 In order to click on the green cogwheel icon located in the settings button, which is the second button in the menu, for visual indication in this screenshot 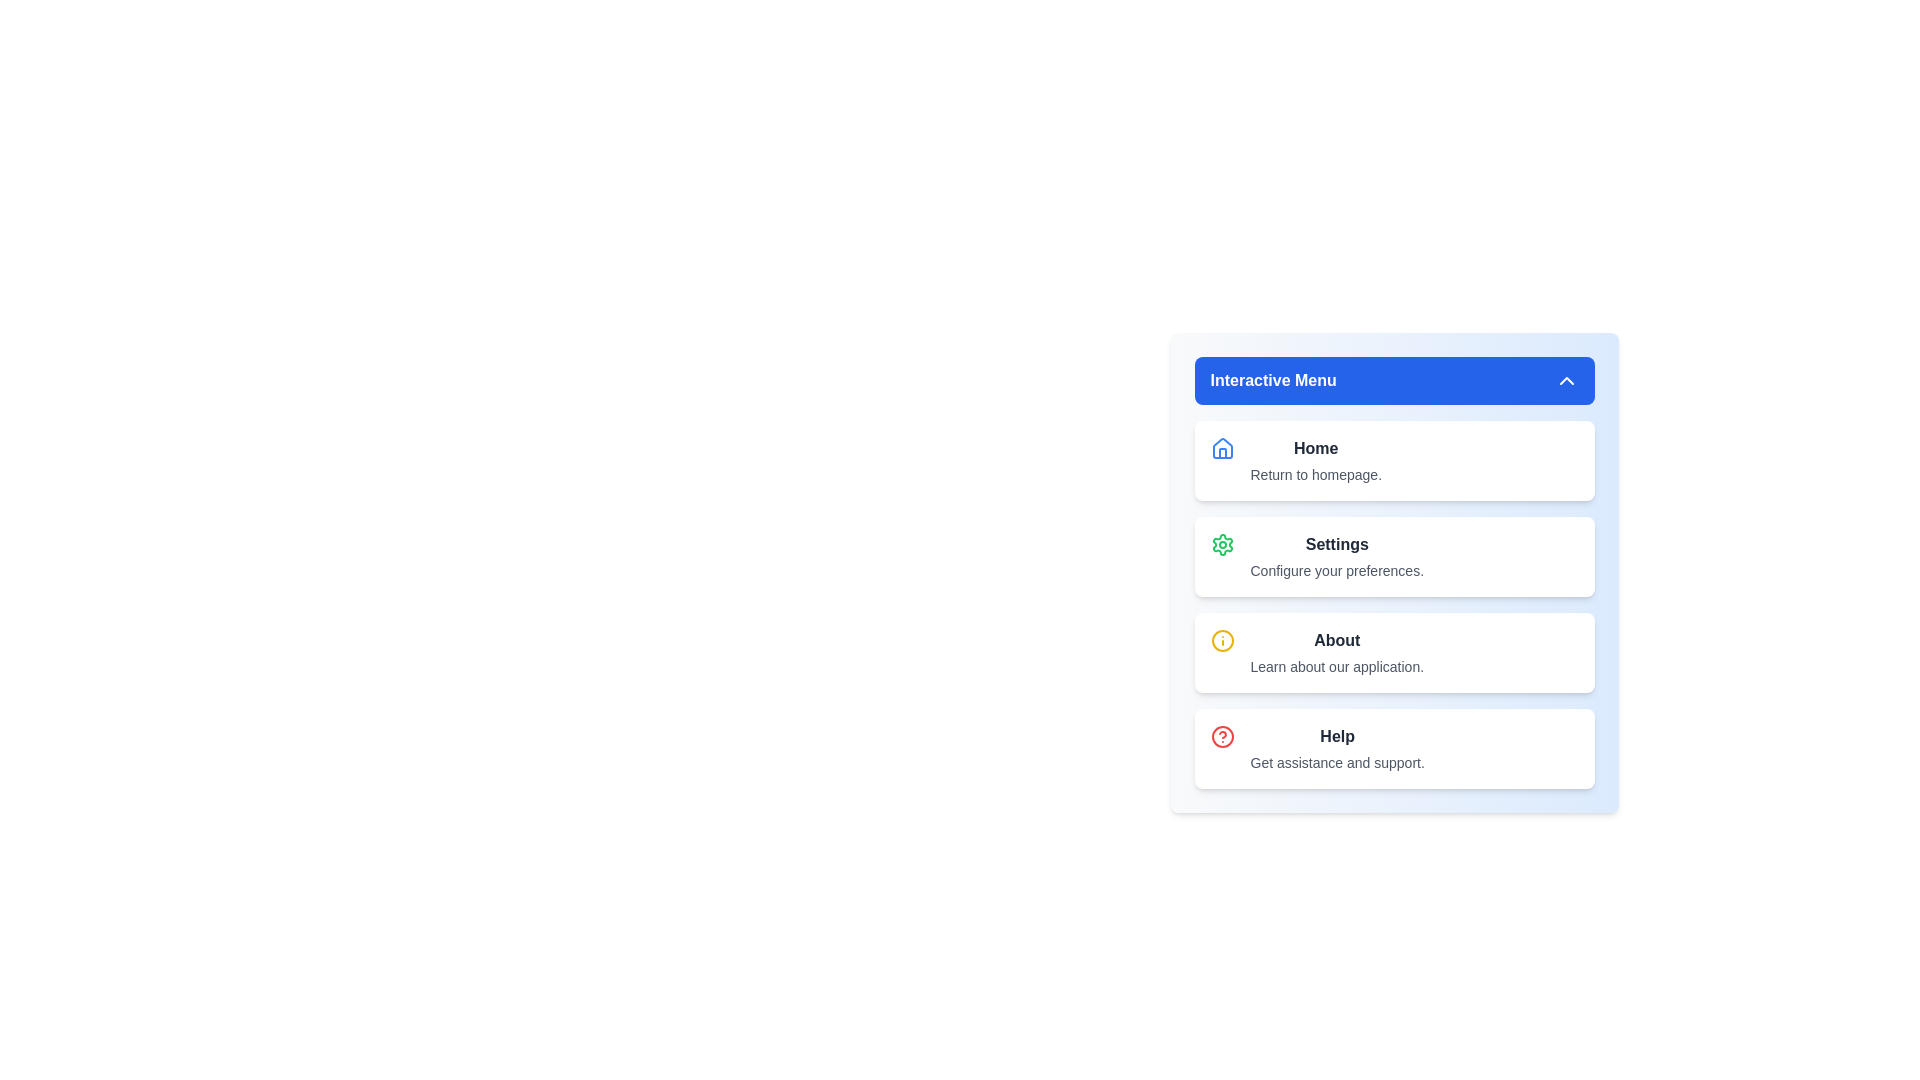, I will do `click(1221, 544)`.